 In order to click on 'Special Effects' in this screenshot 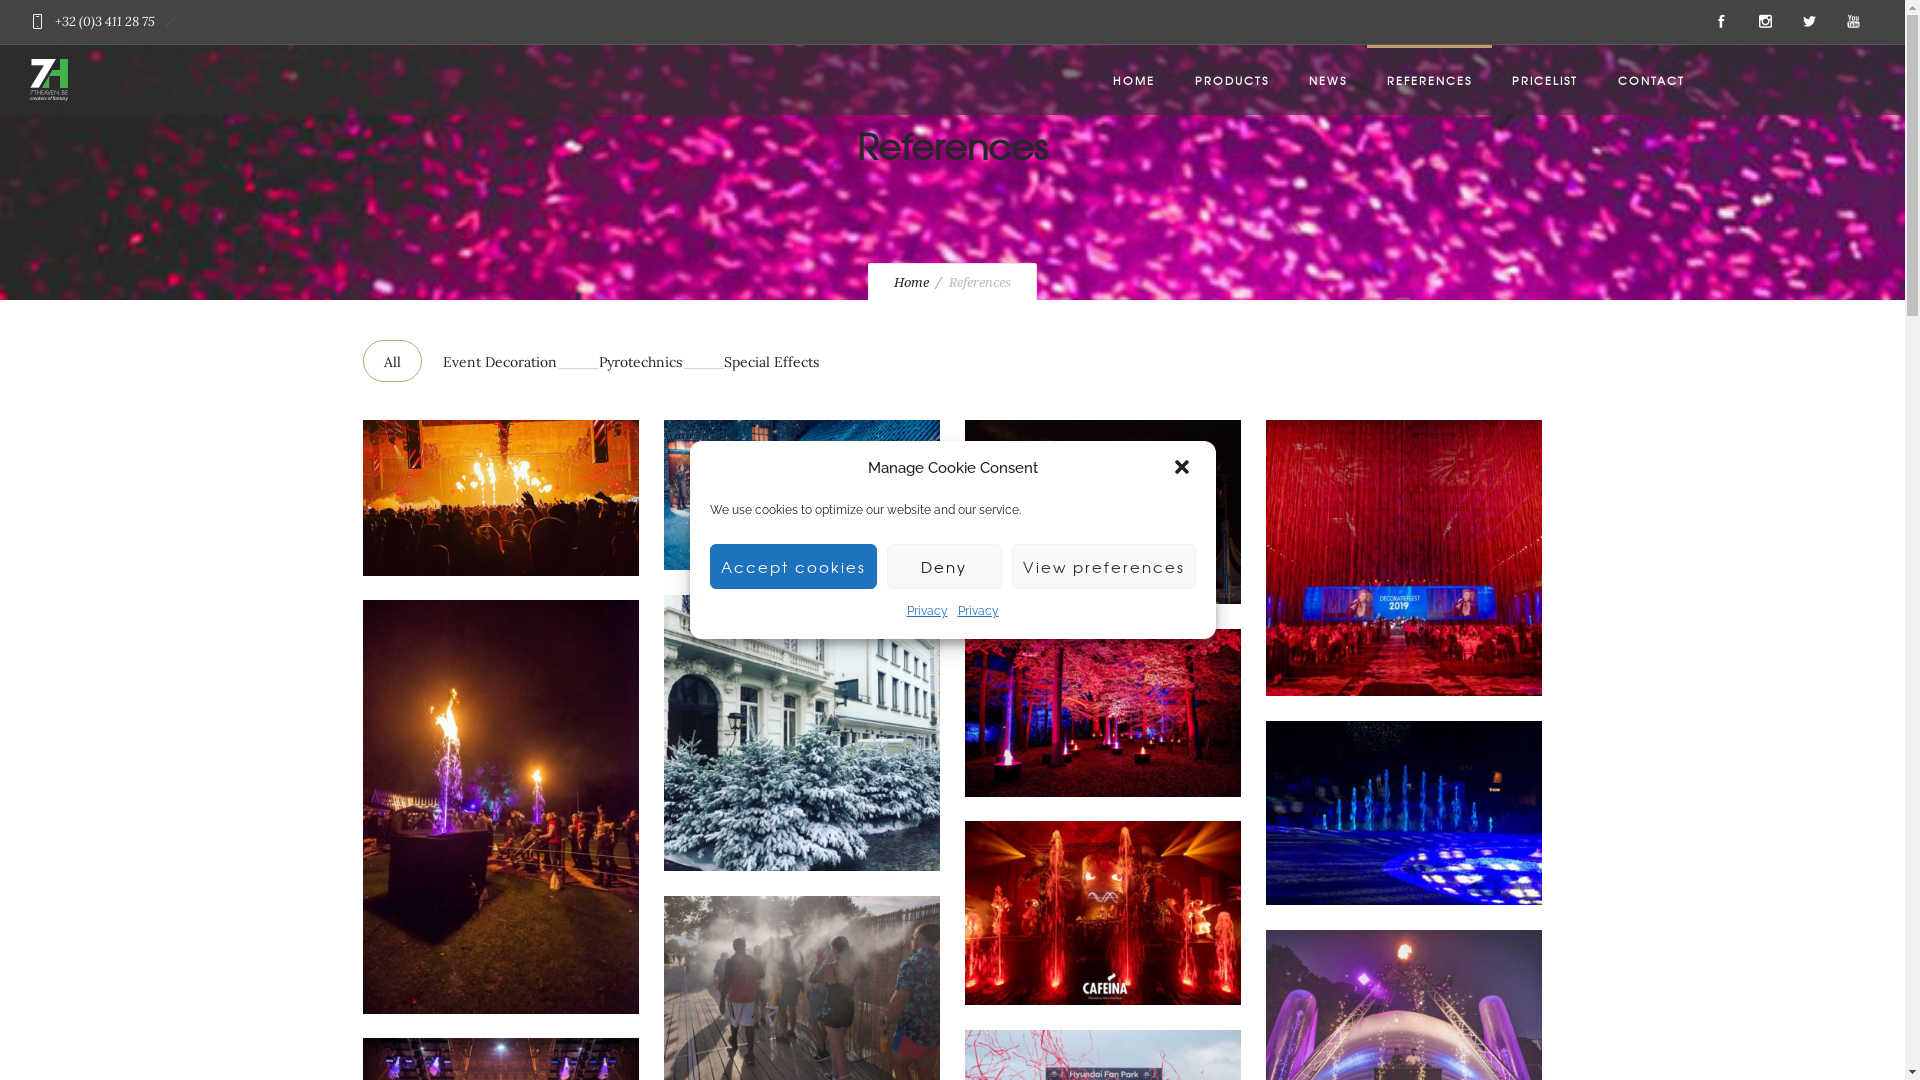, I will do `click(769, 361)`.